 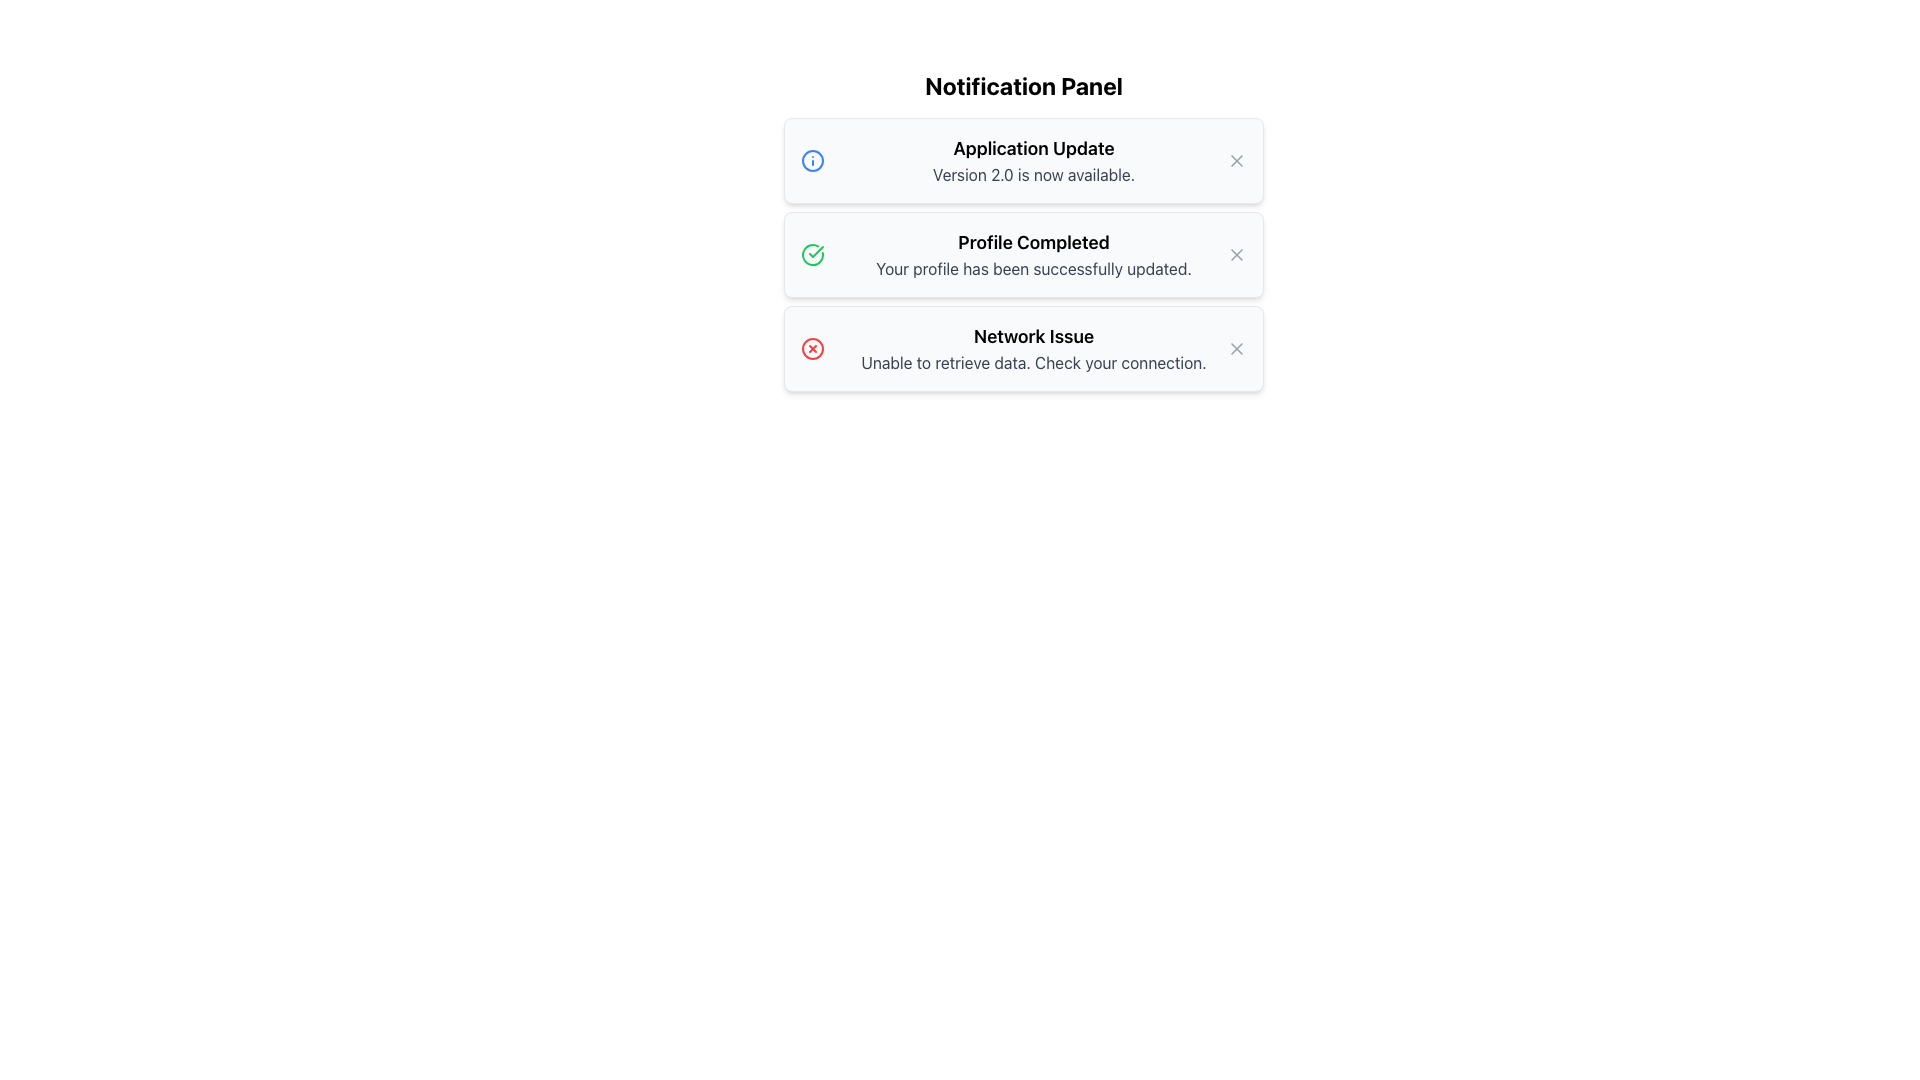 I want to click on the static text display element titled 'Application Update' which shows the subtitle 'Version 2.0 is now available.', so click(x=1033, y=160).